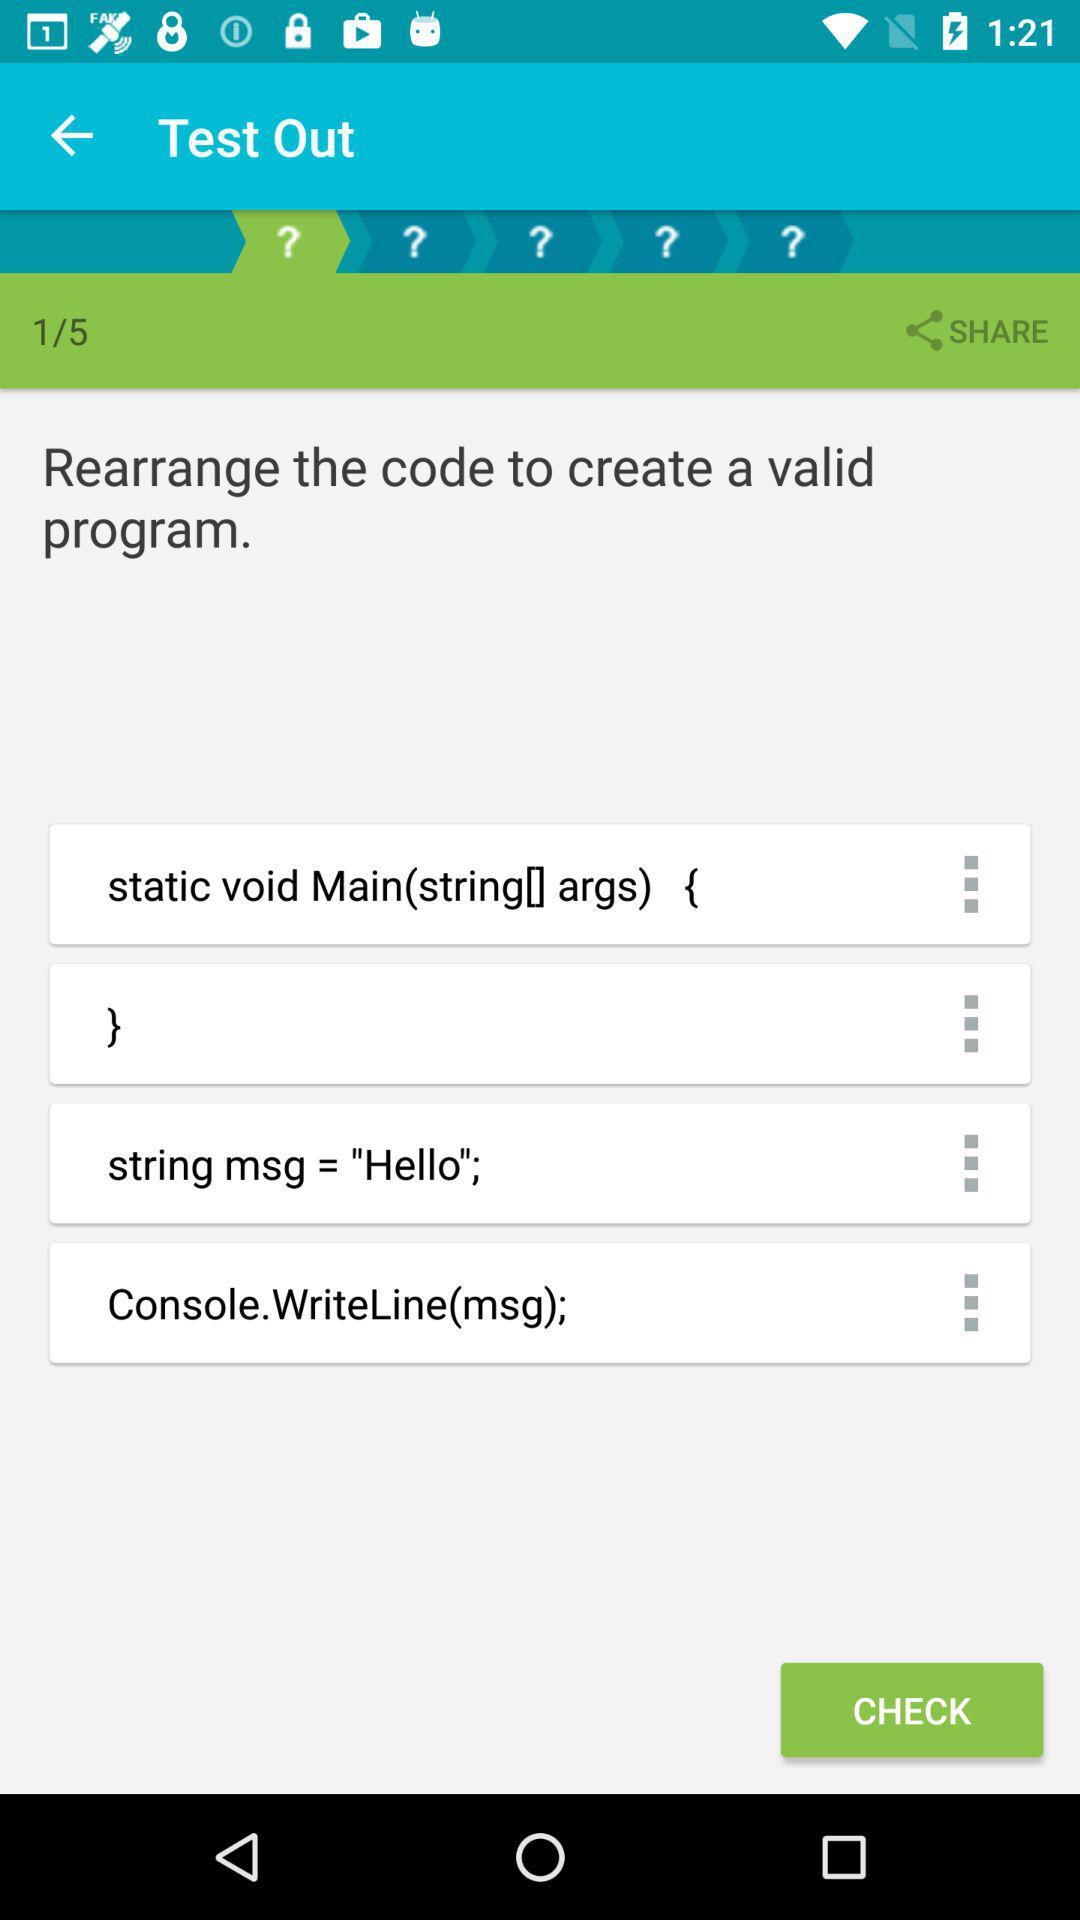 This screenshot has width=1080, height=1920. What do you see at coordinates (973, 330) in the screenshot?
I see `the share item` at bounding box center [973, 330].